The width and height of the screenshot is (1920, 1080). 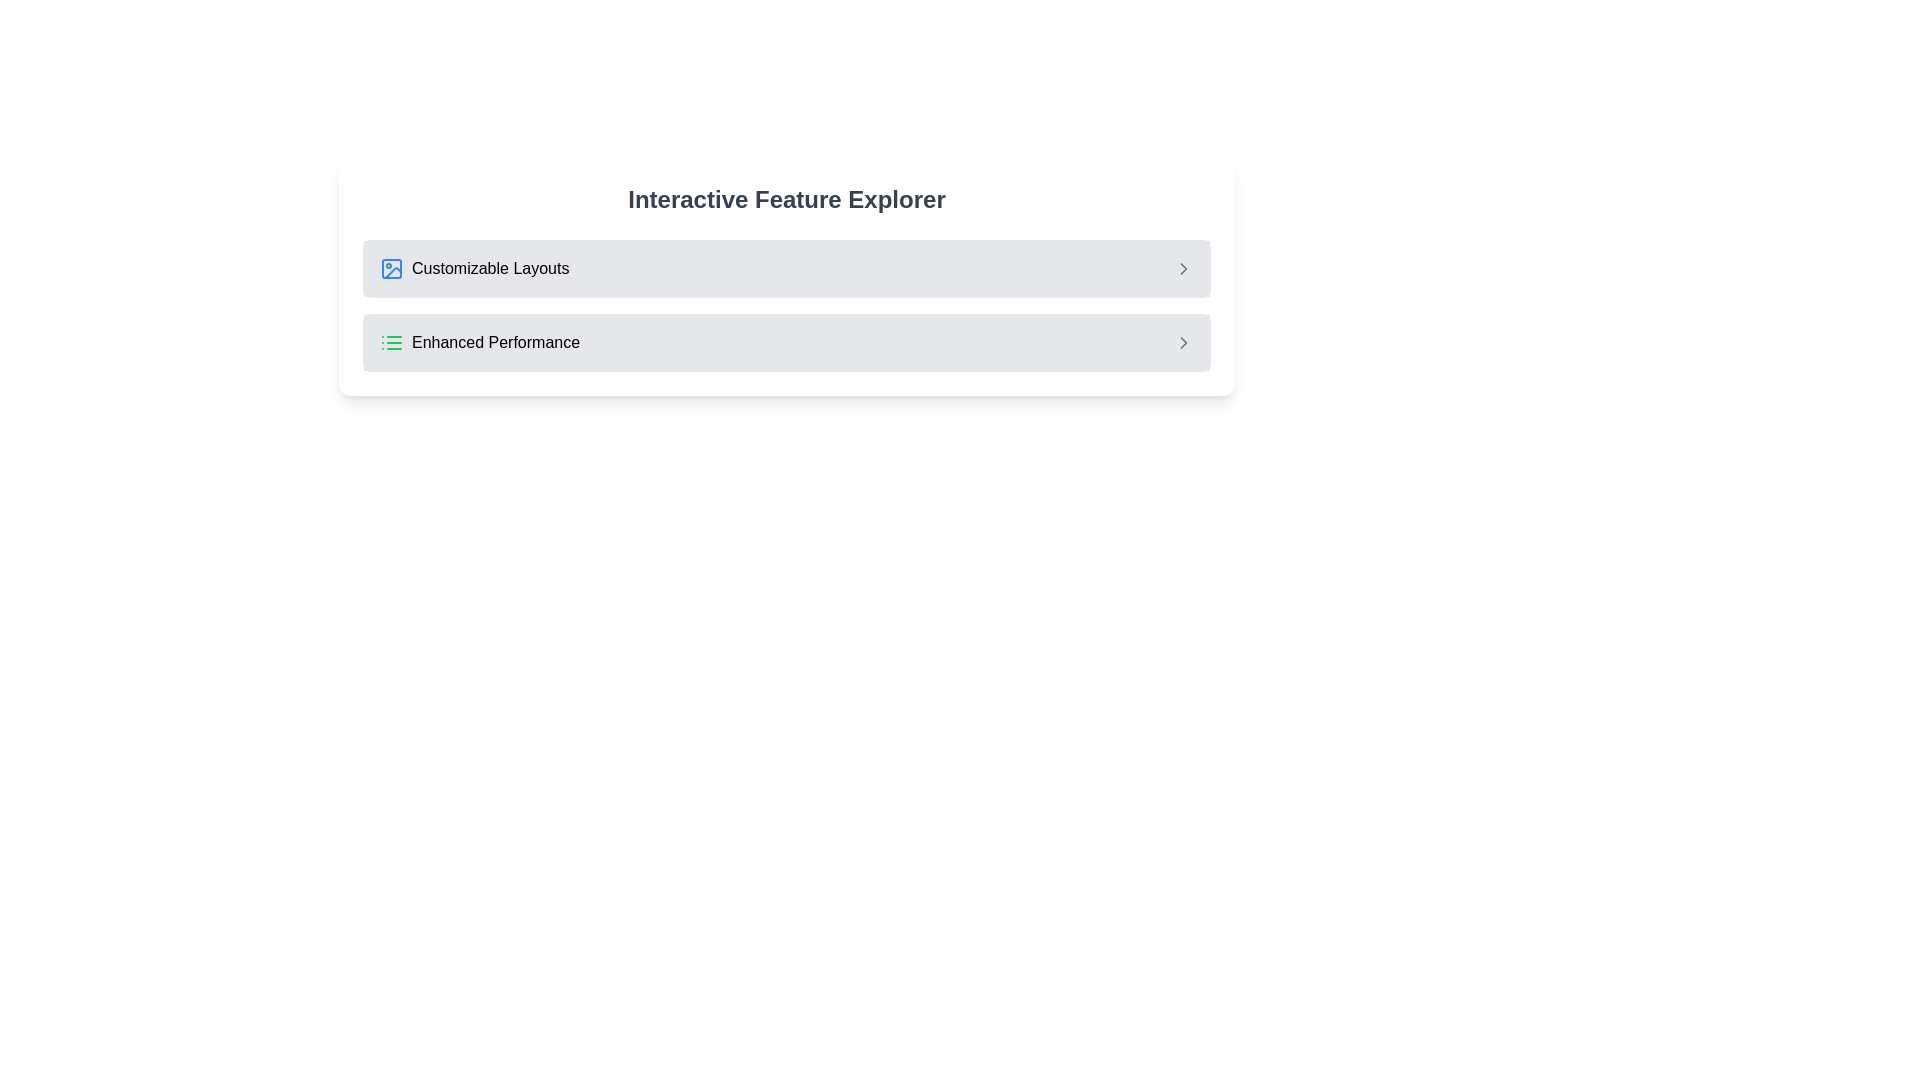 I want to click on the 'Customizable Layouts' text label, which is styled with a medium-weight font and located next to the icon in the first item of a vertical list, so click(x=490, y=268).